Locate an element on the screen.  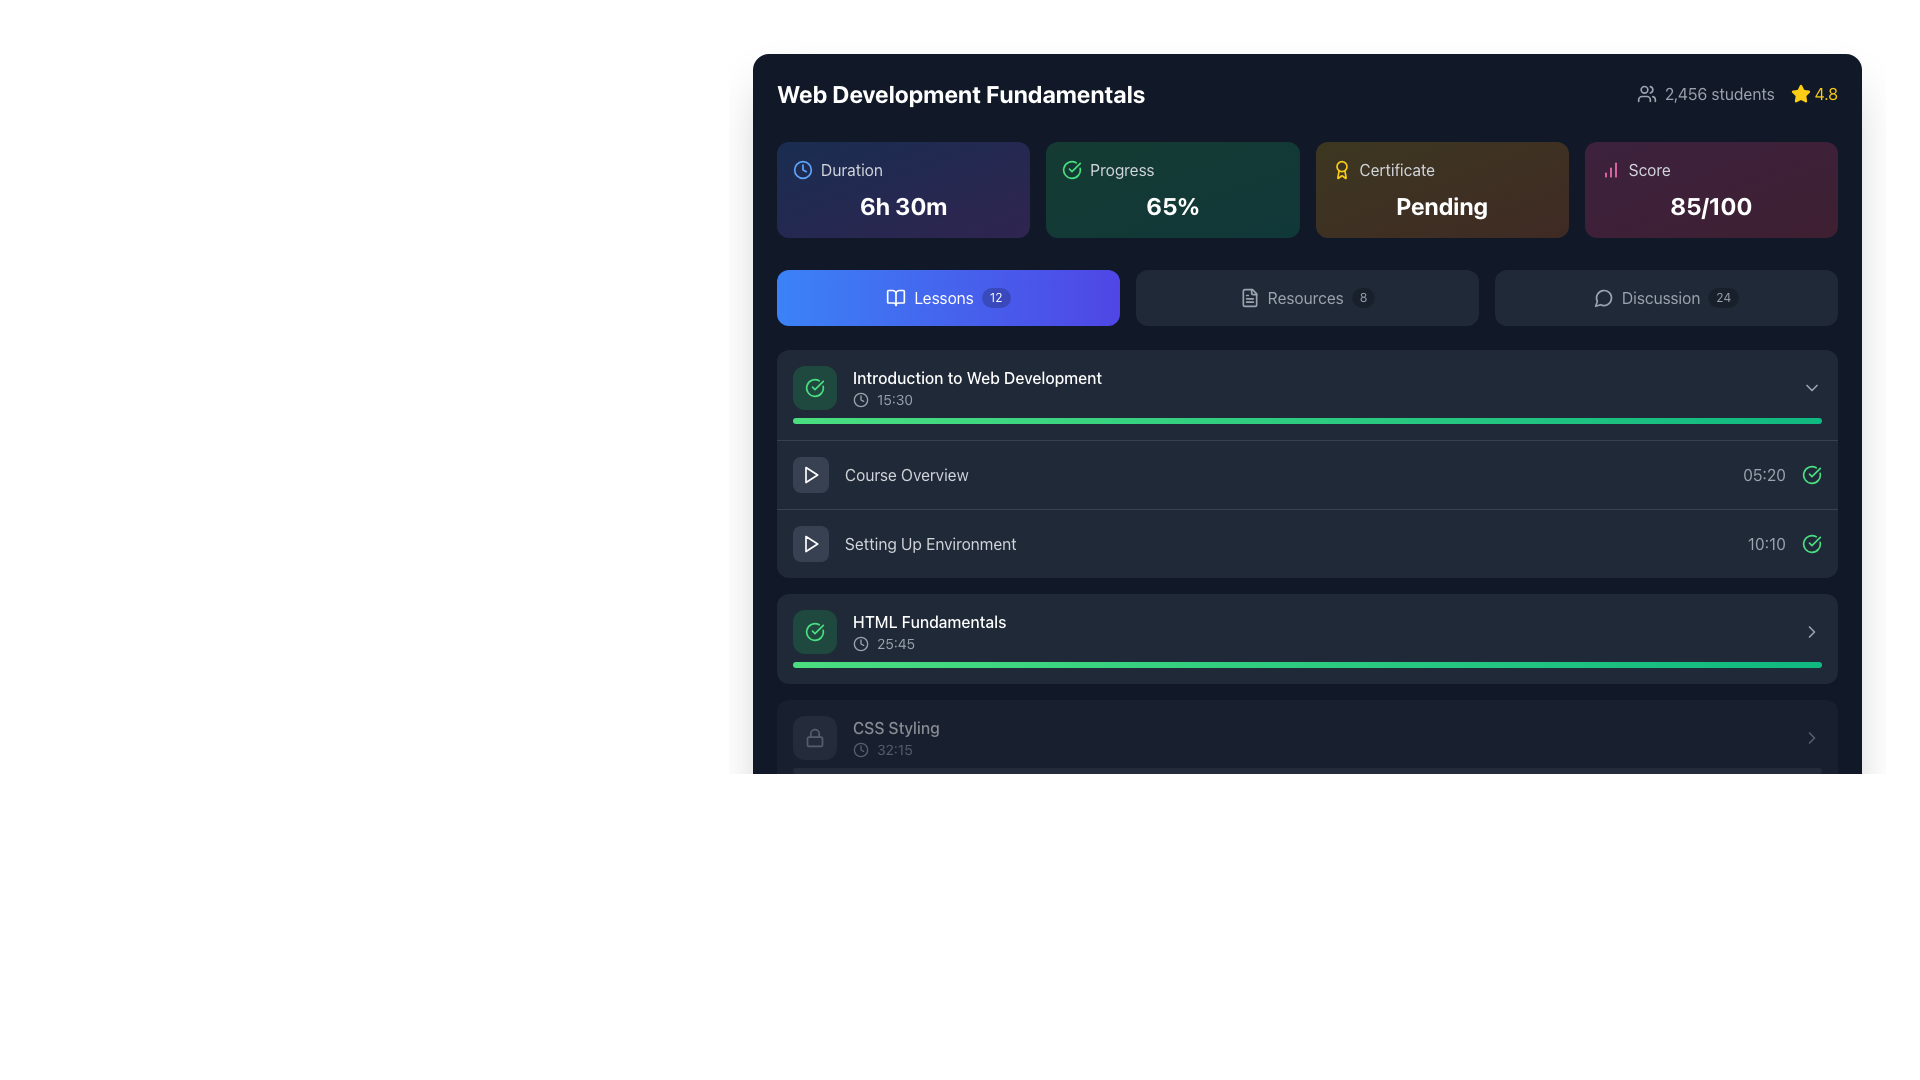
the progress bar indicating completion for 'HTML Fundamentals', located below the text '25:45' is located at coordinates (1307, 664).